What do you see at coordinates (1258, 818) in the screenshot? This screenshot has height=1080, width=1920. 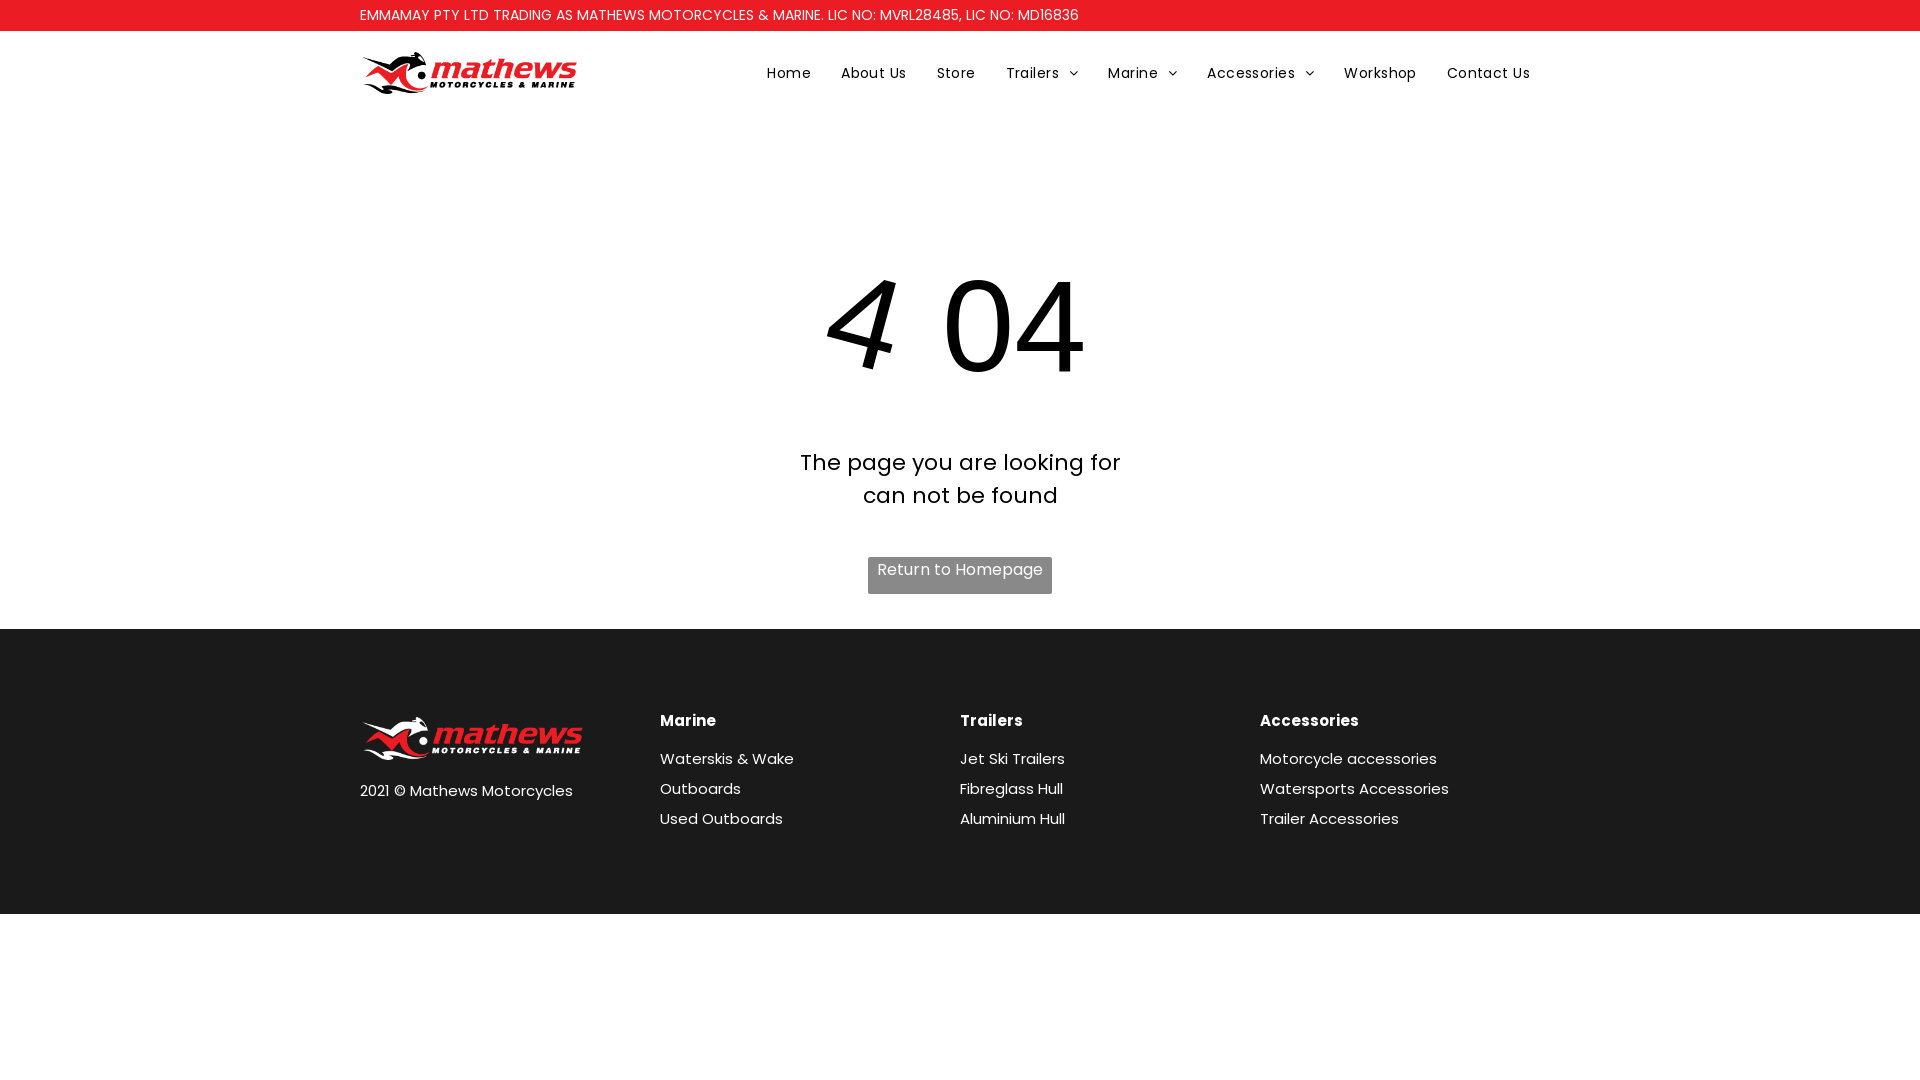 I see `'Trailer Accessories'` at bounding box center [1258, 818].